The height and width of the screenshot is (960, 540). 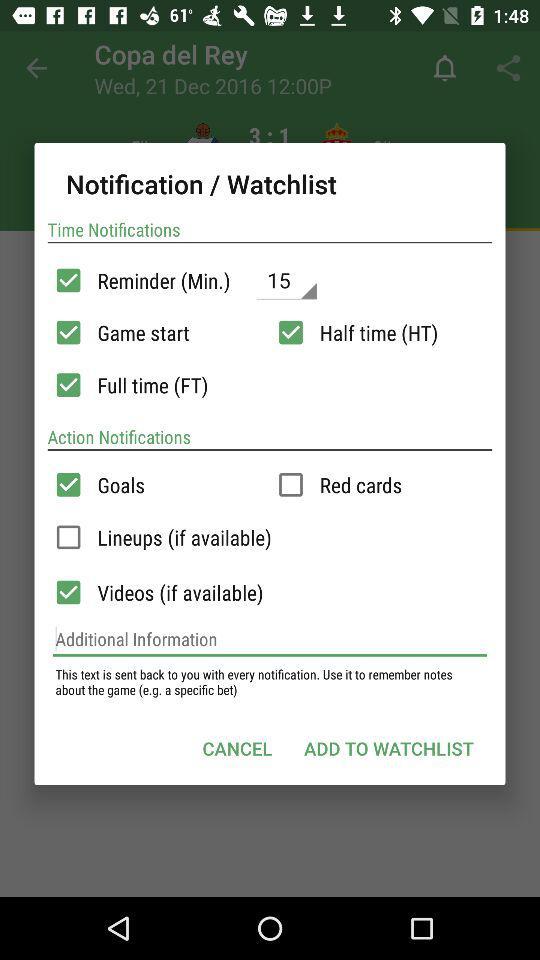 I want to click on red cards, so click(x=290, y=483).